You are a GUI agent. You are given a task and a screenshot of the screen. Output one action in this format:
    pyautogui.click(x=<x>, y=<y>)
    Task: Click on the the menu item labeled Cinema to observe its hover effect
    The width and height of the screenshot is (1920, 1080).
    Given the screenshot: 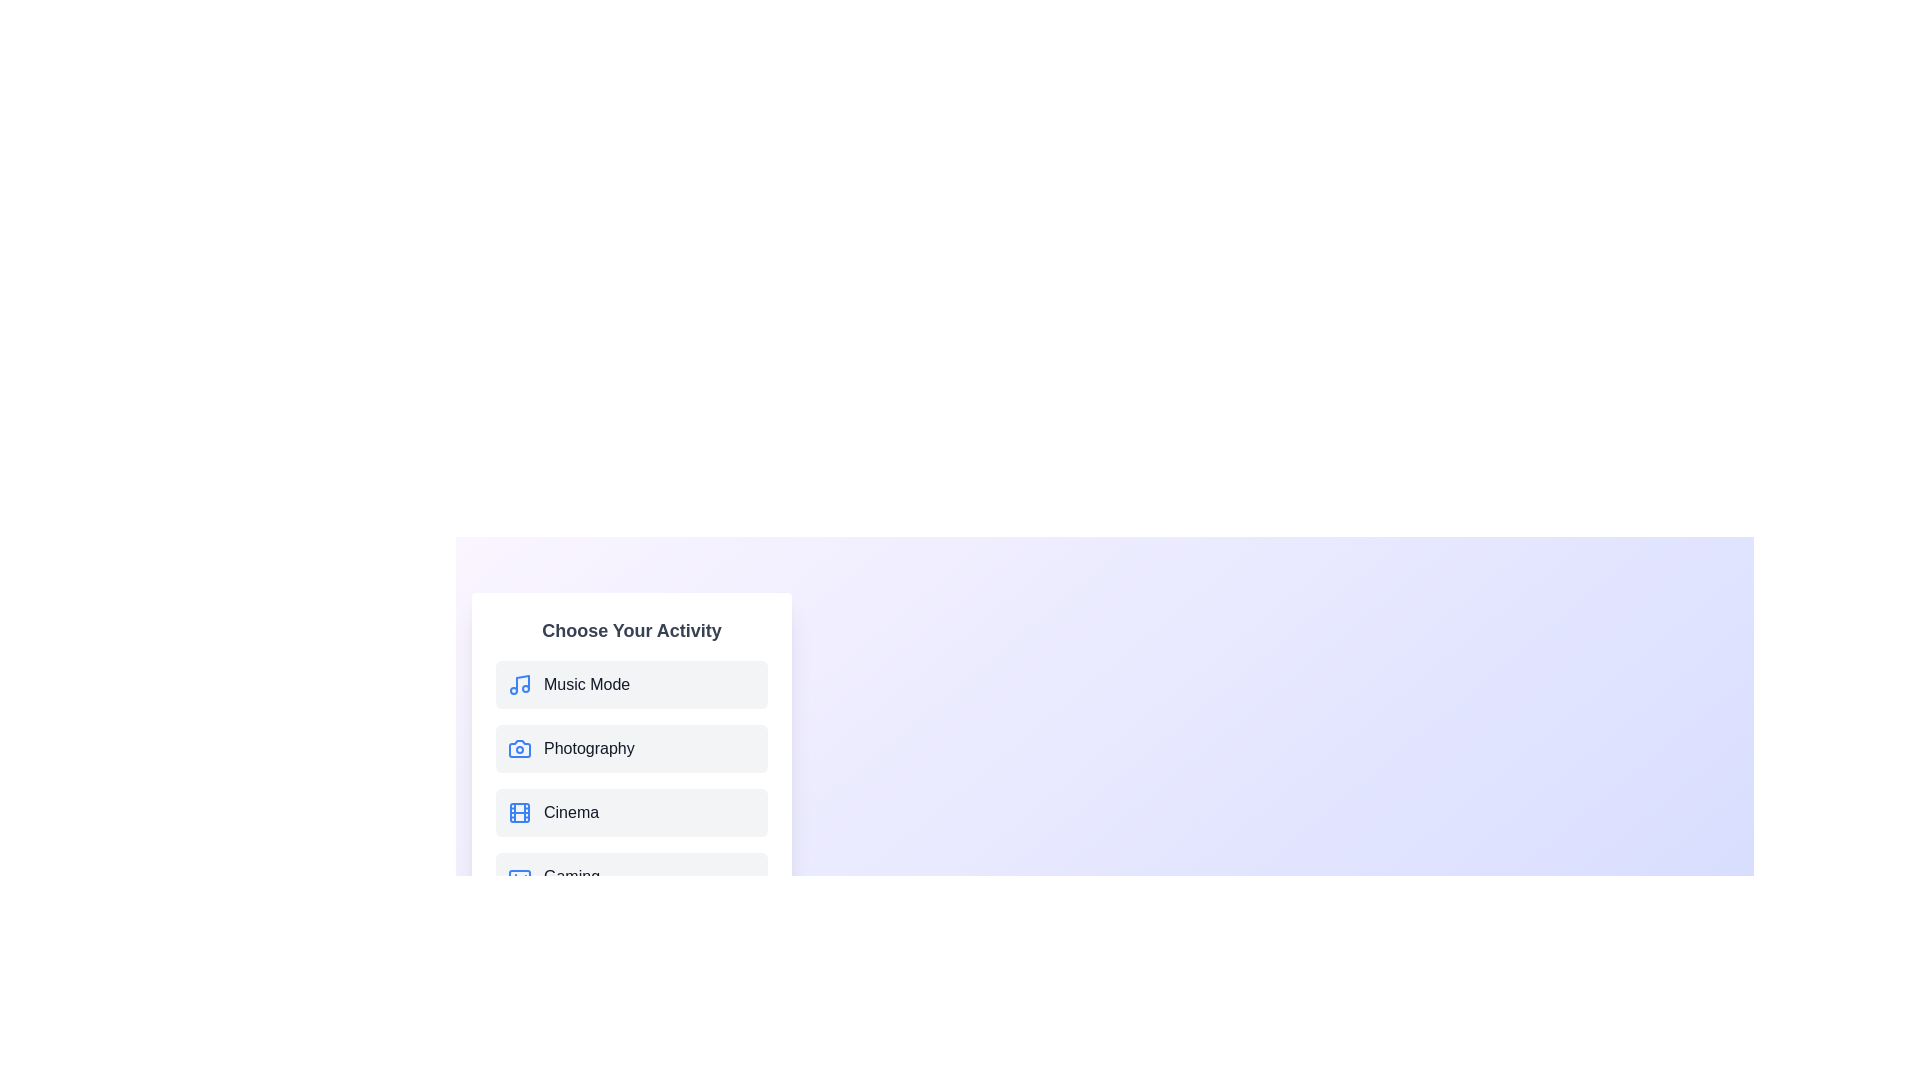 What is the action you would take?
    pyautogui.click(x=631, y=813)
    